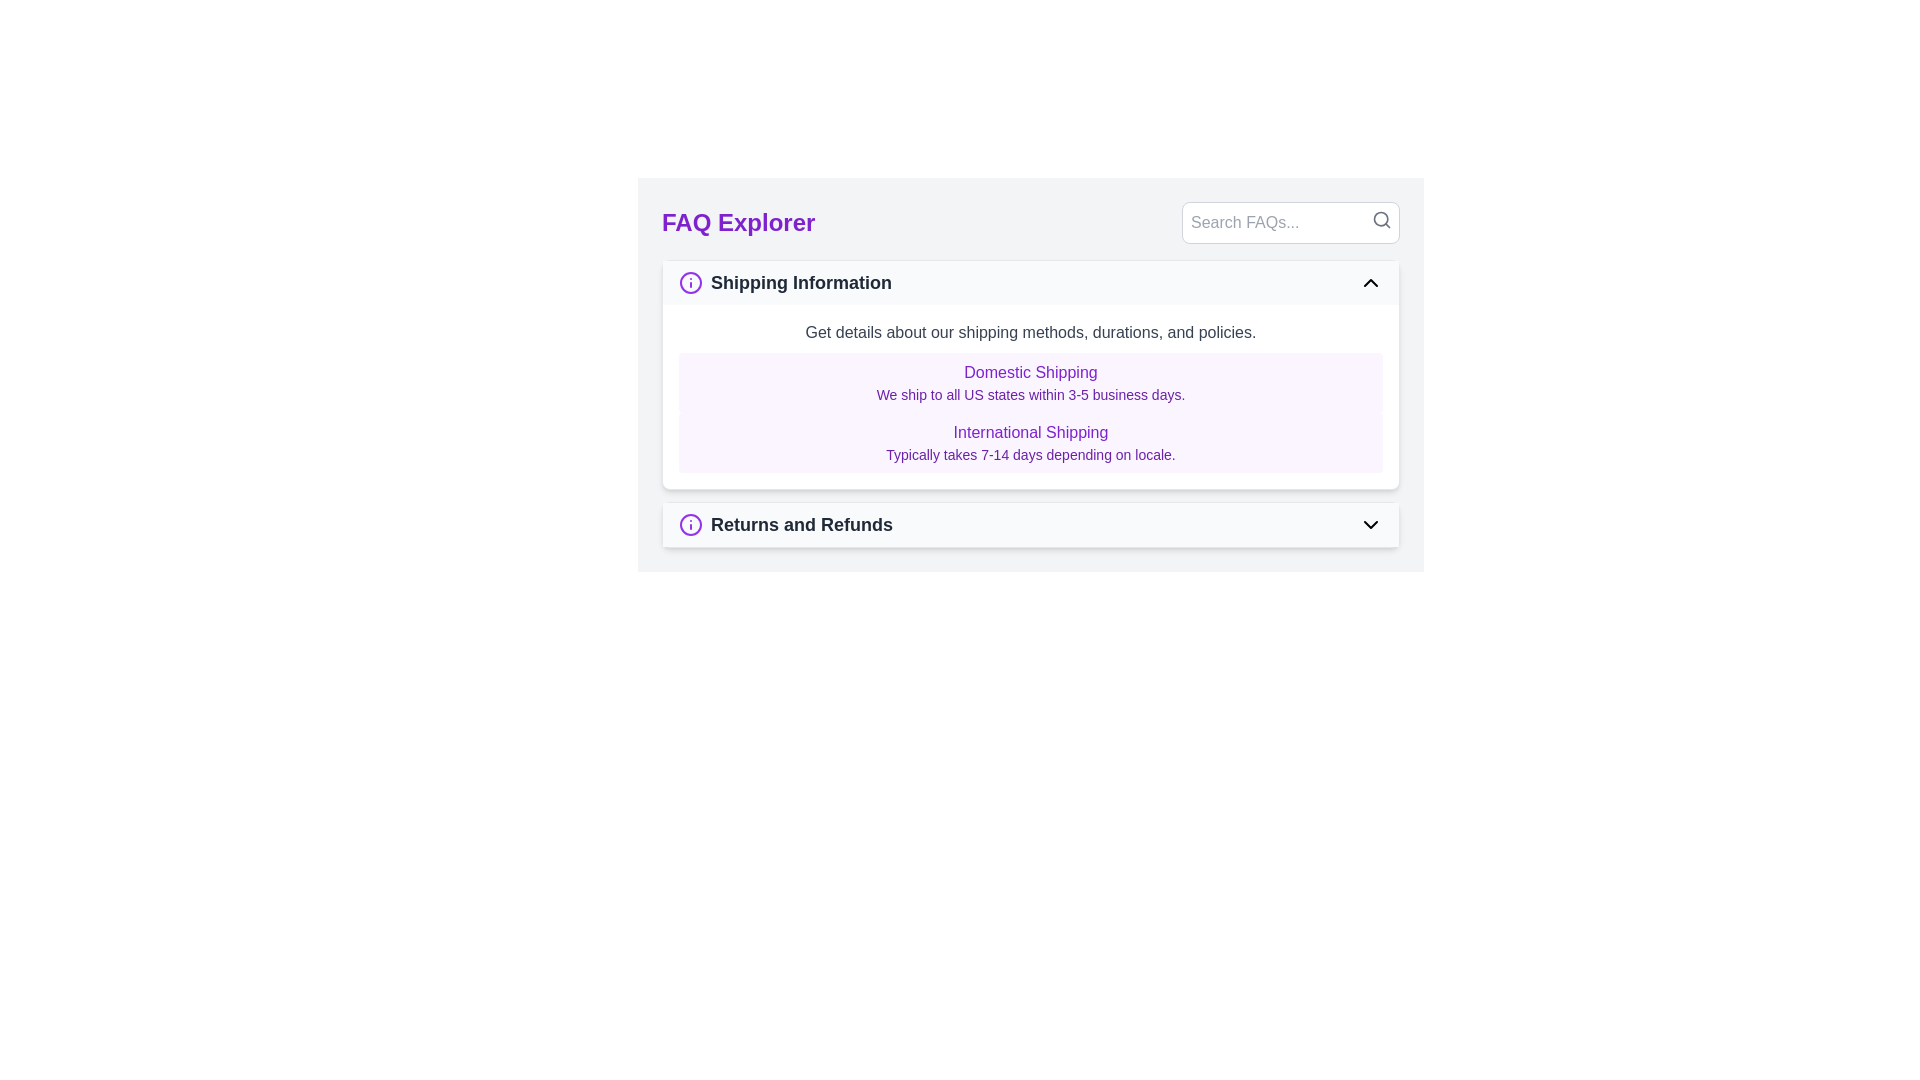 This screenshot has height=1080, width=1920. I want to click on the Text Label that serves as a subheading for international shipping policies, located within the 'Shipping Information' section, so click(1031, 431).